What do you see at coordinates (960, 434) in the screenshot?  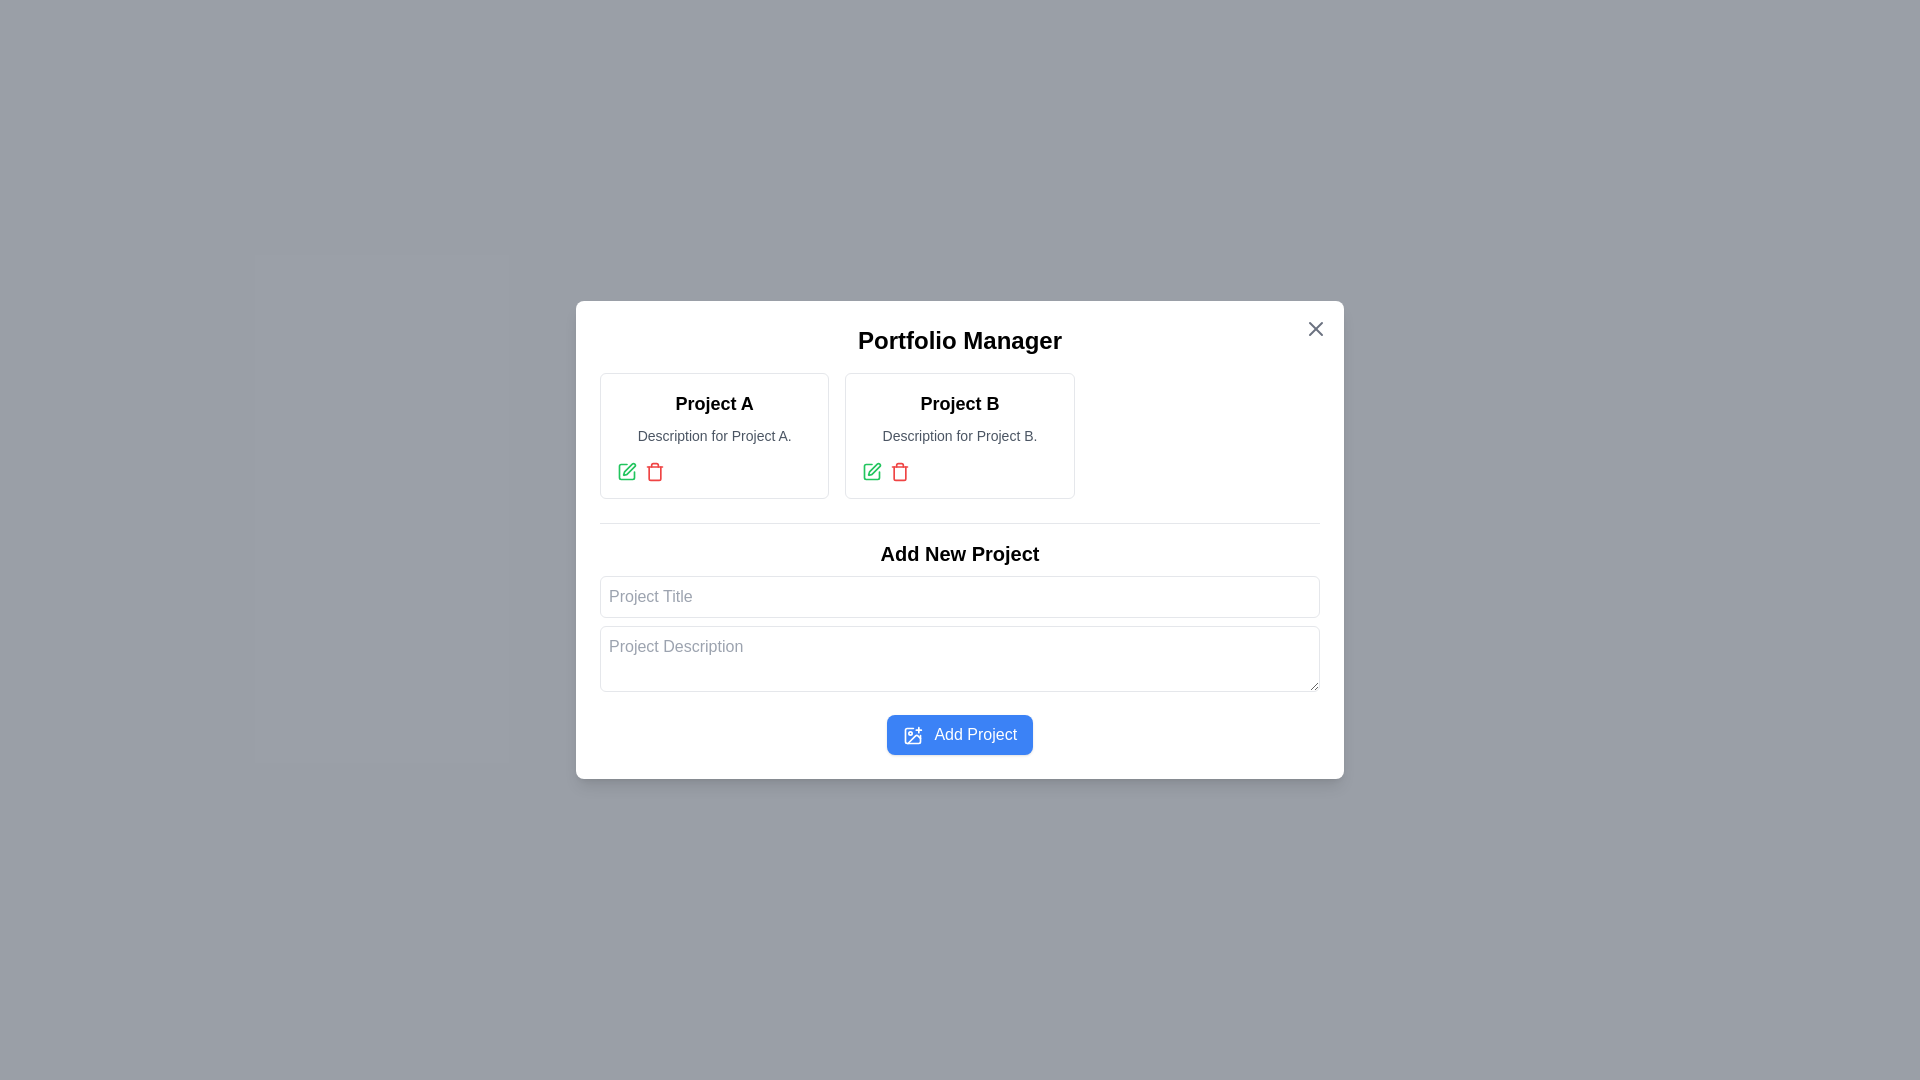 I see `title 'Project B' and description 'Description for Project B.' from the bordered card located at the top center of the 'Portfolio Manager' modal` at bounding box center [960, 434].